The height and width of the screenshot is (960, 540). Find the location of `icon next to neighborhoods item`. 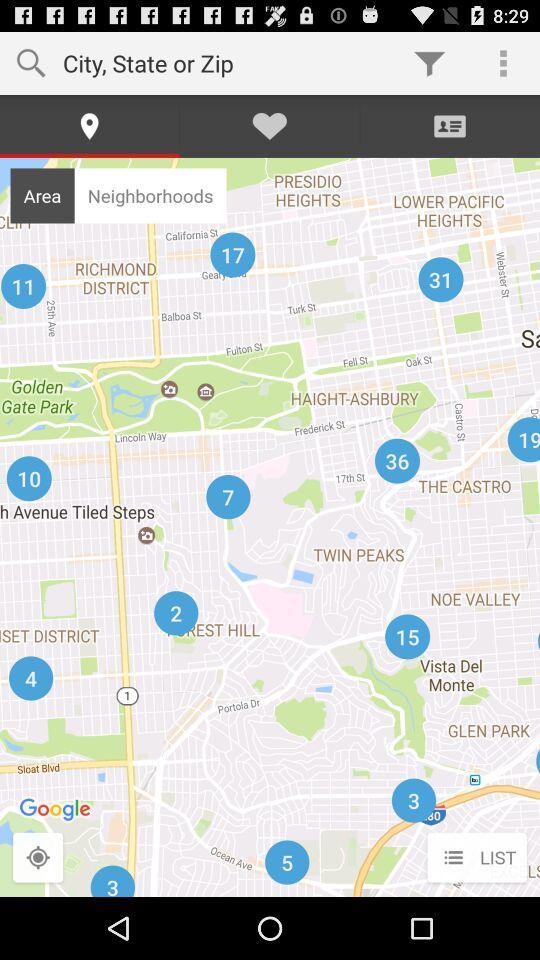

icon next to neighborhoods item is located at coordinates (42, 195).